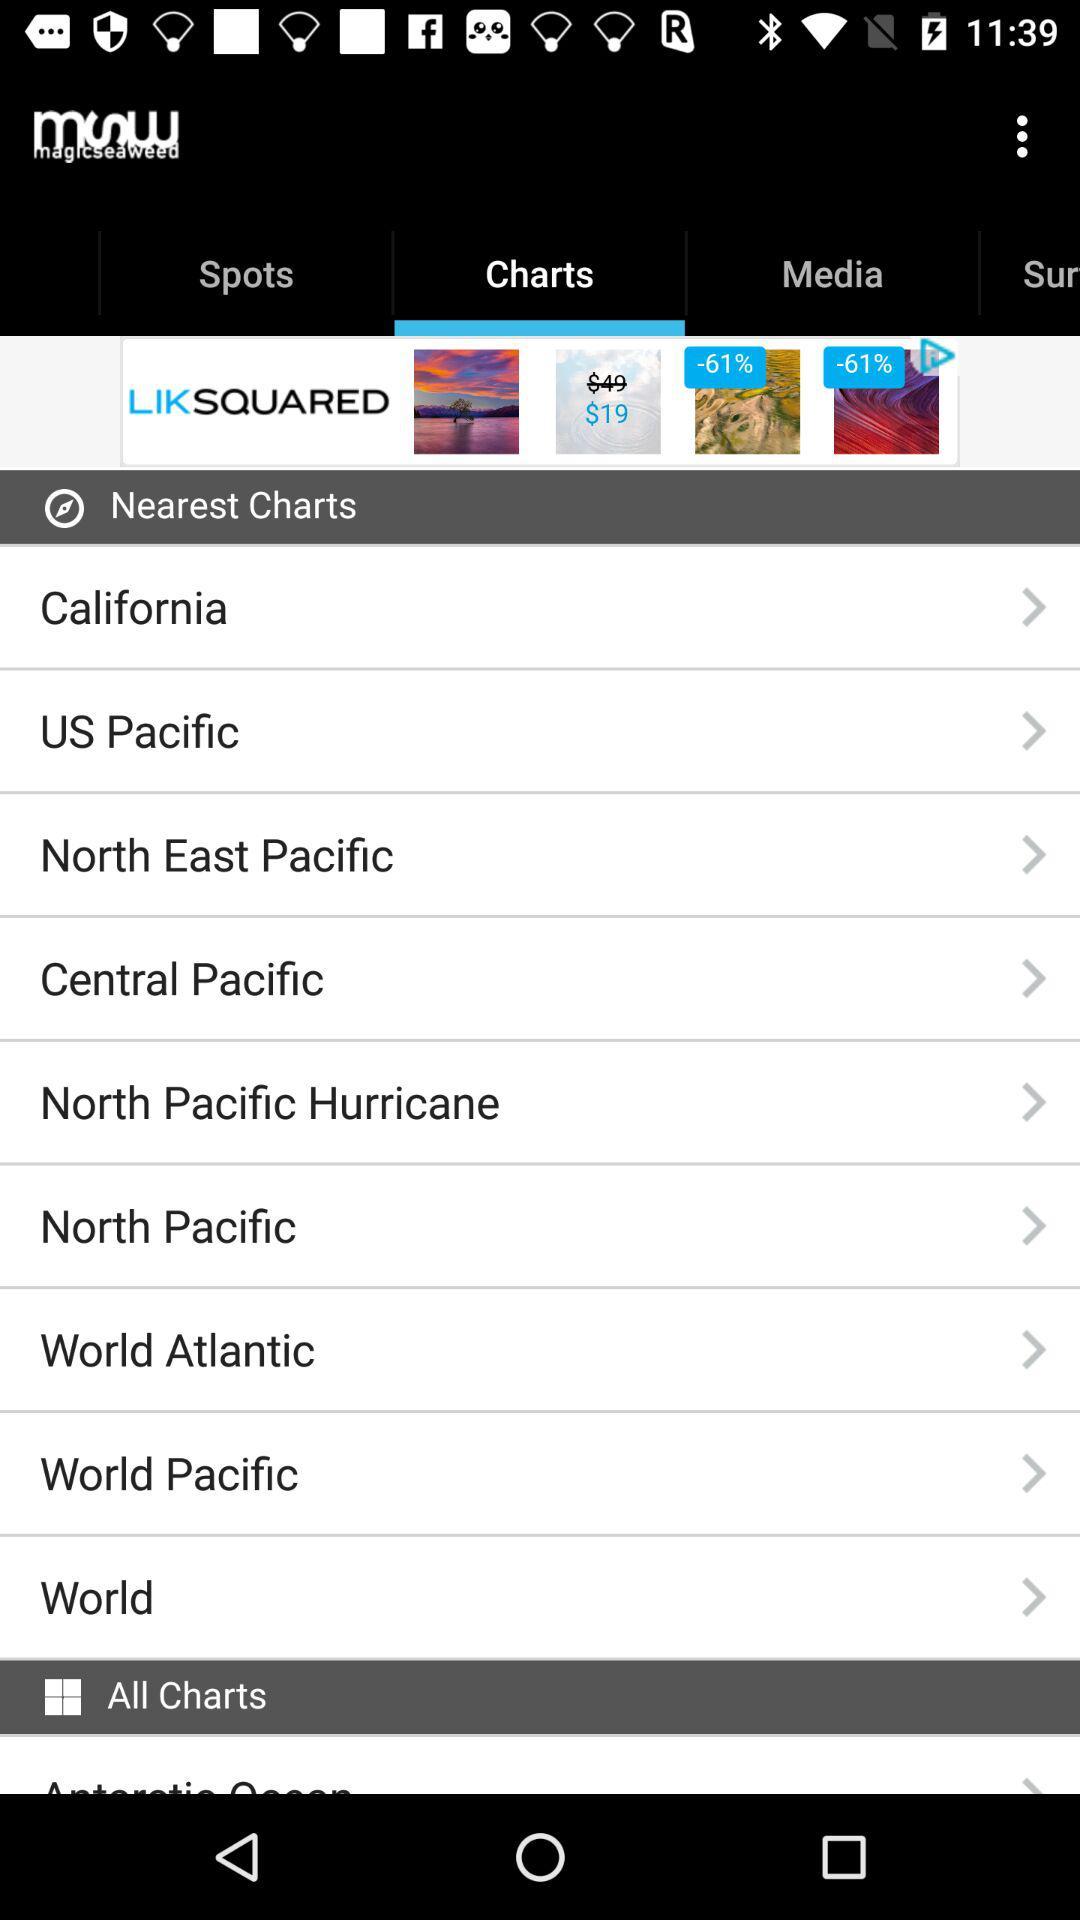 The image size is (1080, 1920). What do you see at coordinates (1033, 1596) in the screenshot?
I see `the icon to the right of the world icon` at bounding box center [1033, 1596].